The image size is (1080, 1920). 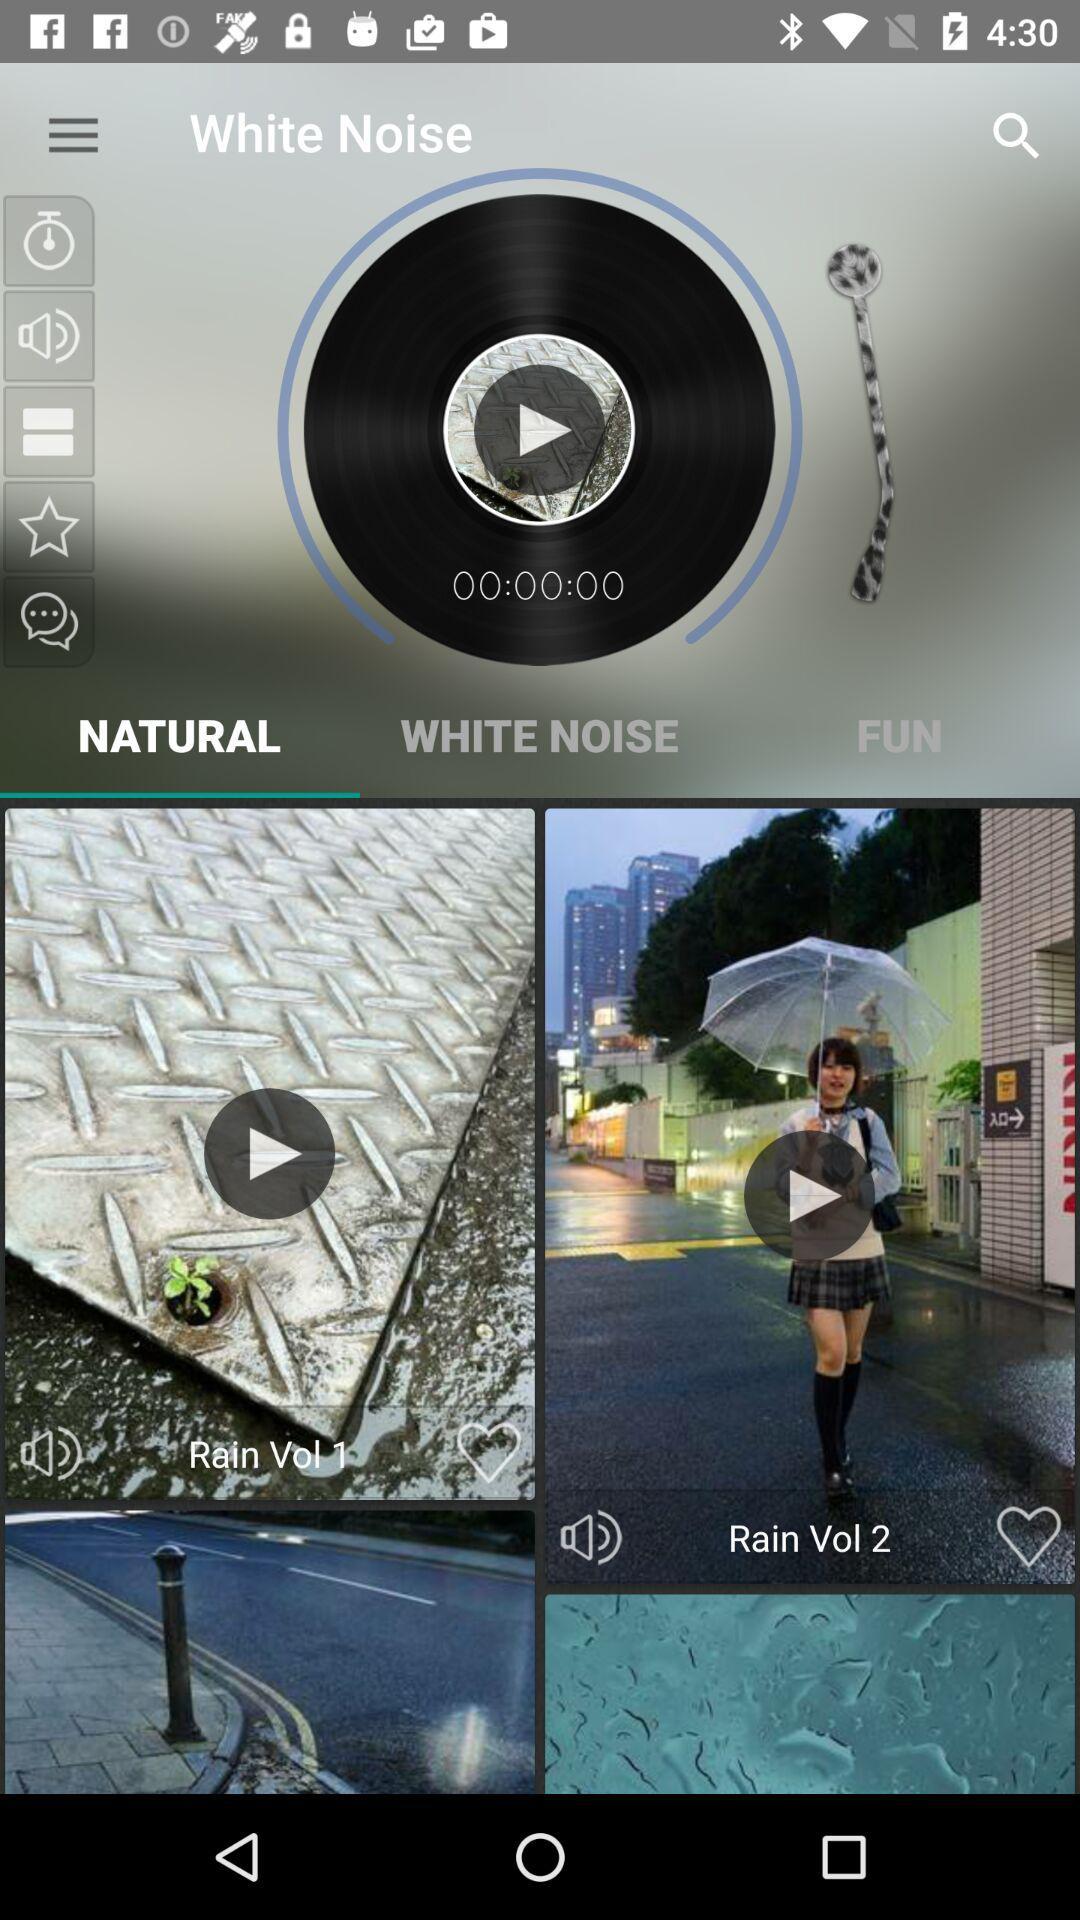 I want to click on the chat icon, so click(x=48, y=621).